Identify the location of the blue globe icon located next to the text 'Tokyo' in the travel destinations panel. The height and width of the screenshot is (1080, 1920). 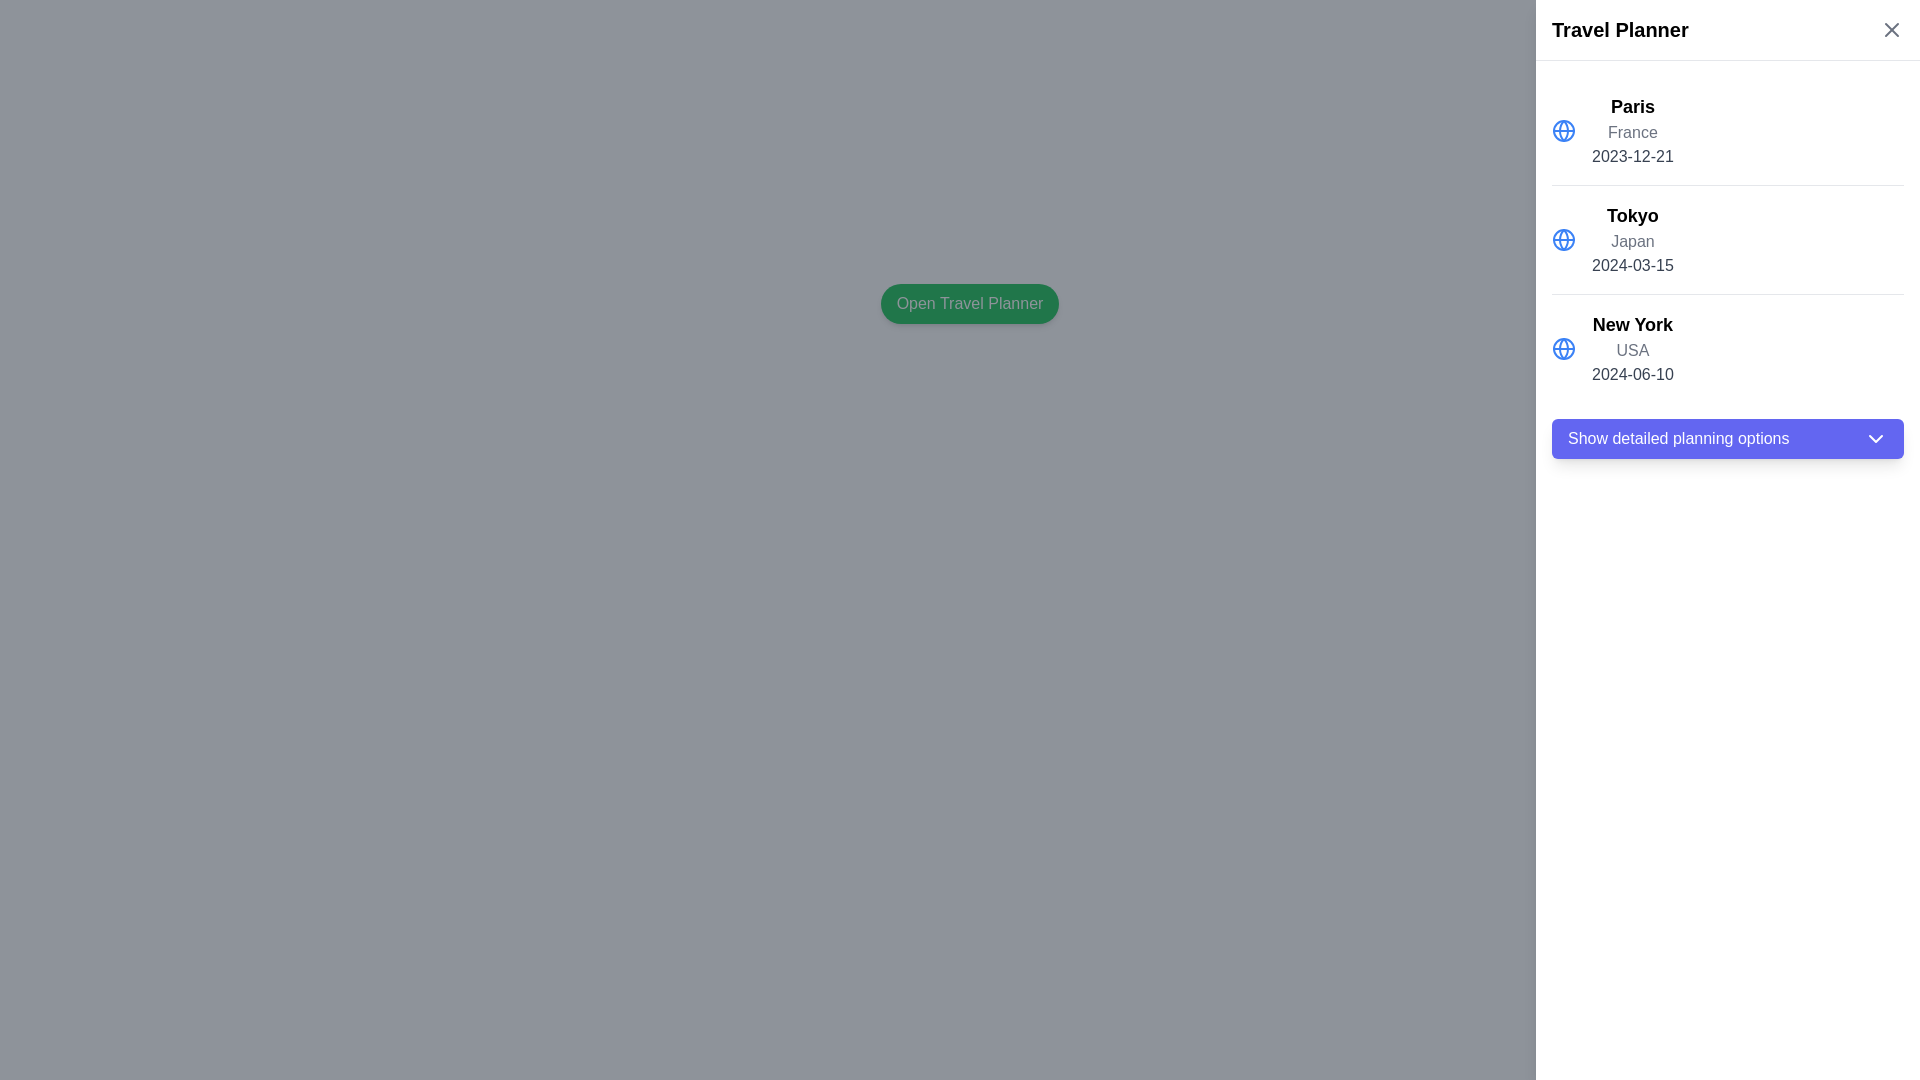
(1563, 238).